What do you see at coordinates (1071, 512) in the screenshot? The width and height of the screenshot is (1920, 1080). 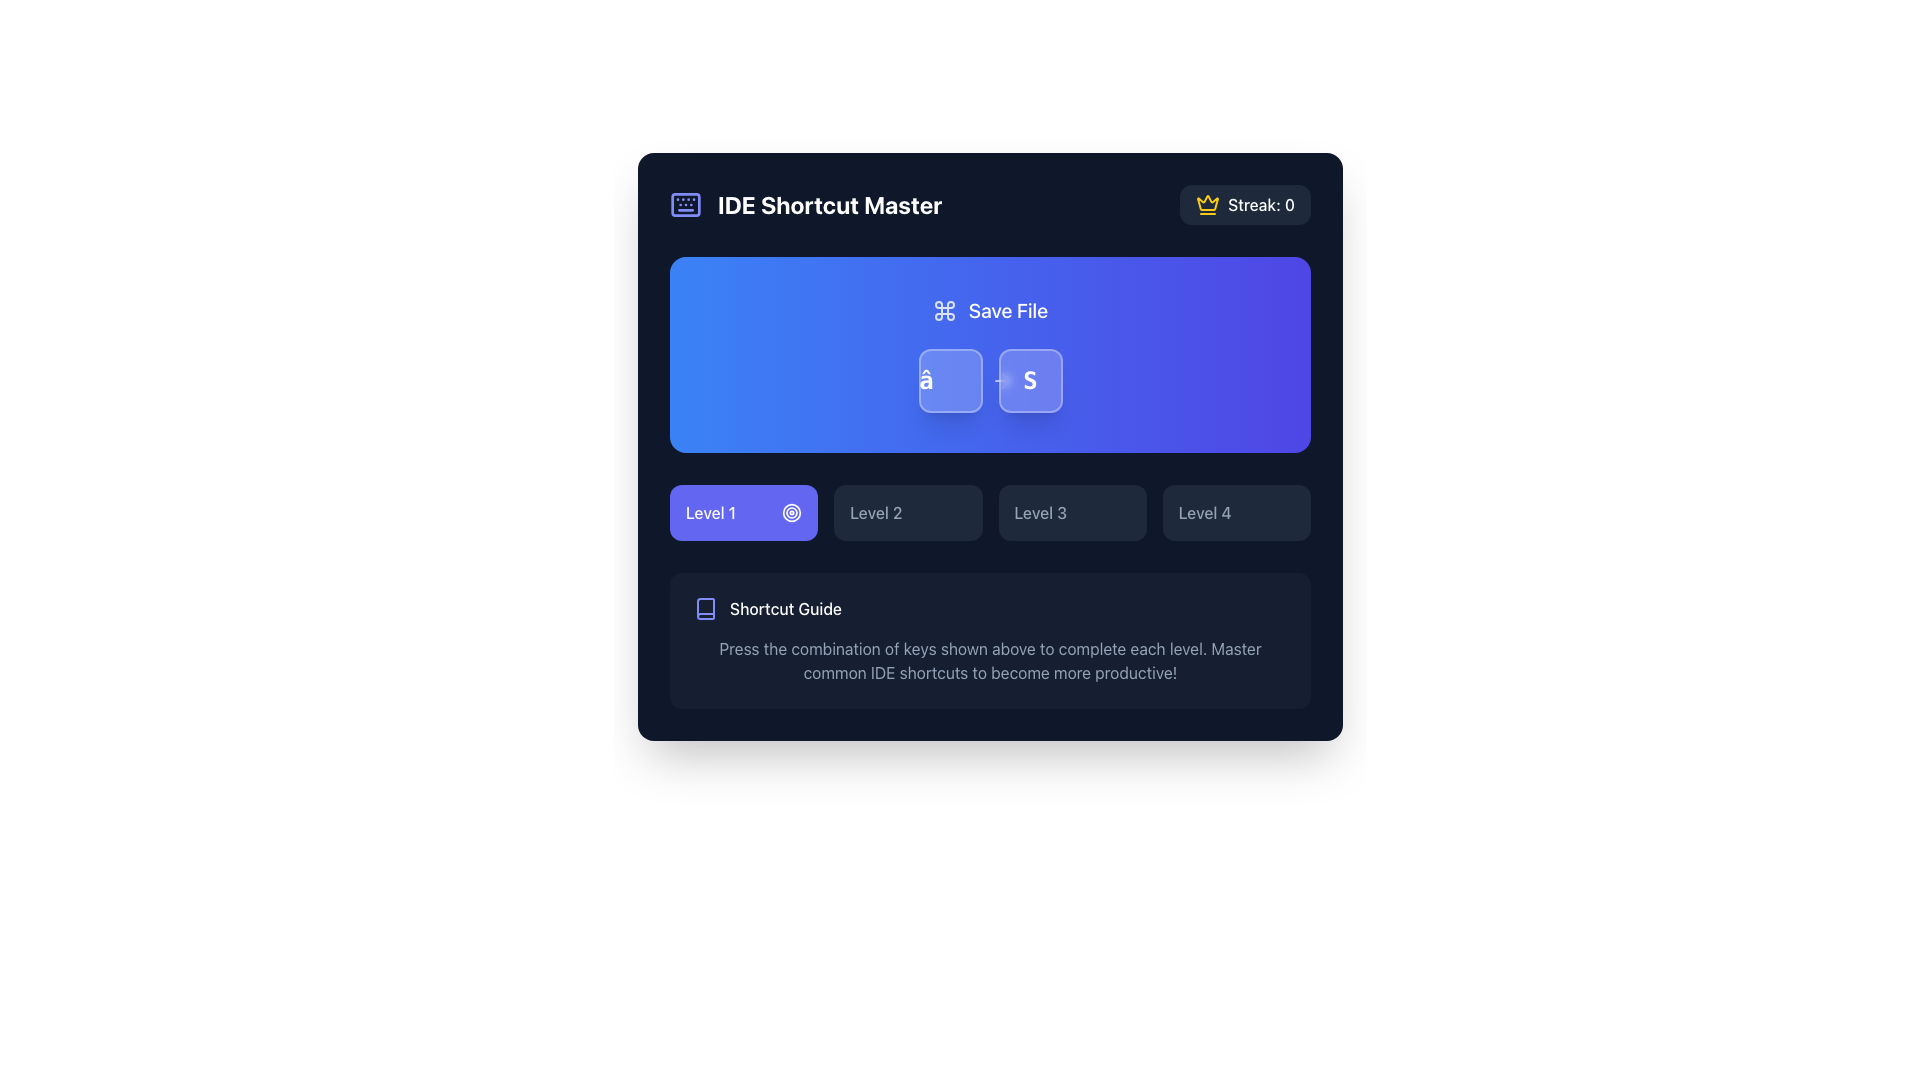 I see `the 'Level 3' button located between the 'Level 2' and 'Level 4' buttons` at bounding box center [1071, 512].